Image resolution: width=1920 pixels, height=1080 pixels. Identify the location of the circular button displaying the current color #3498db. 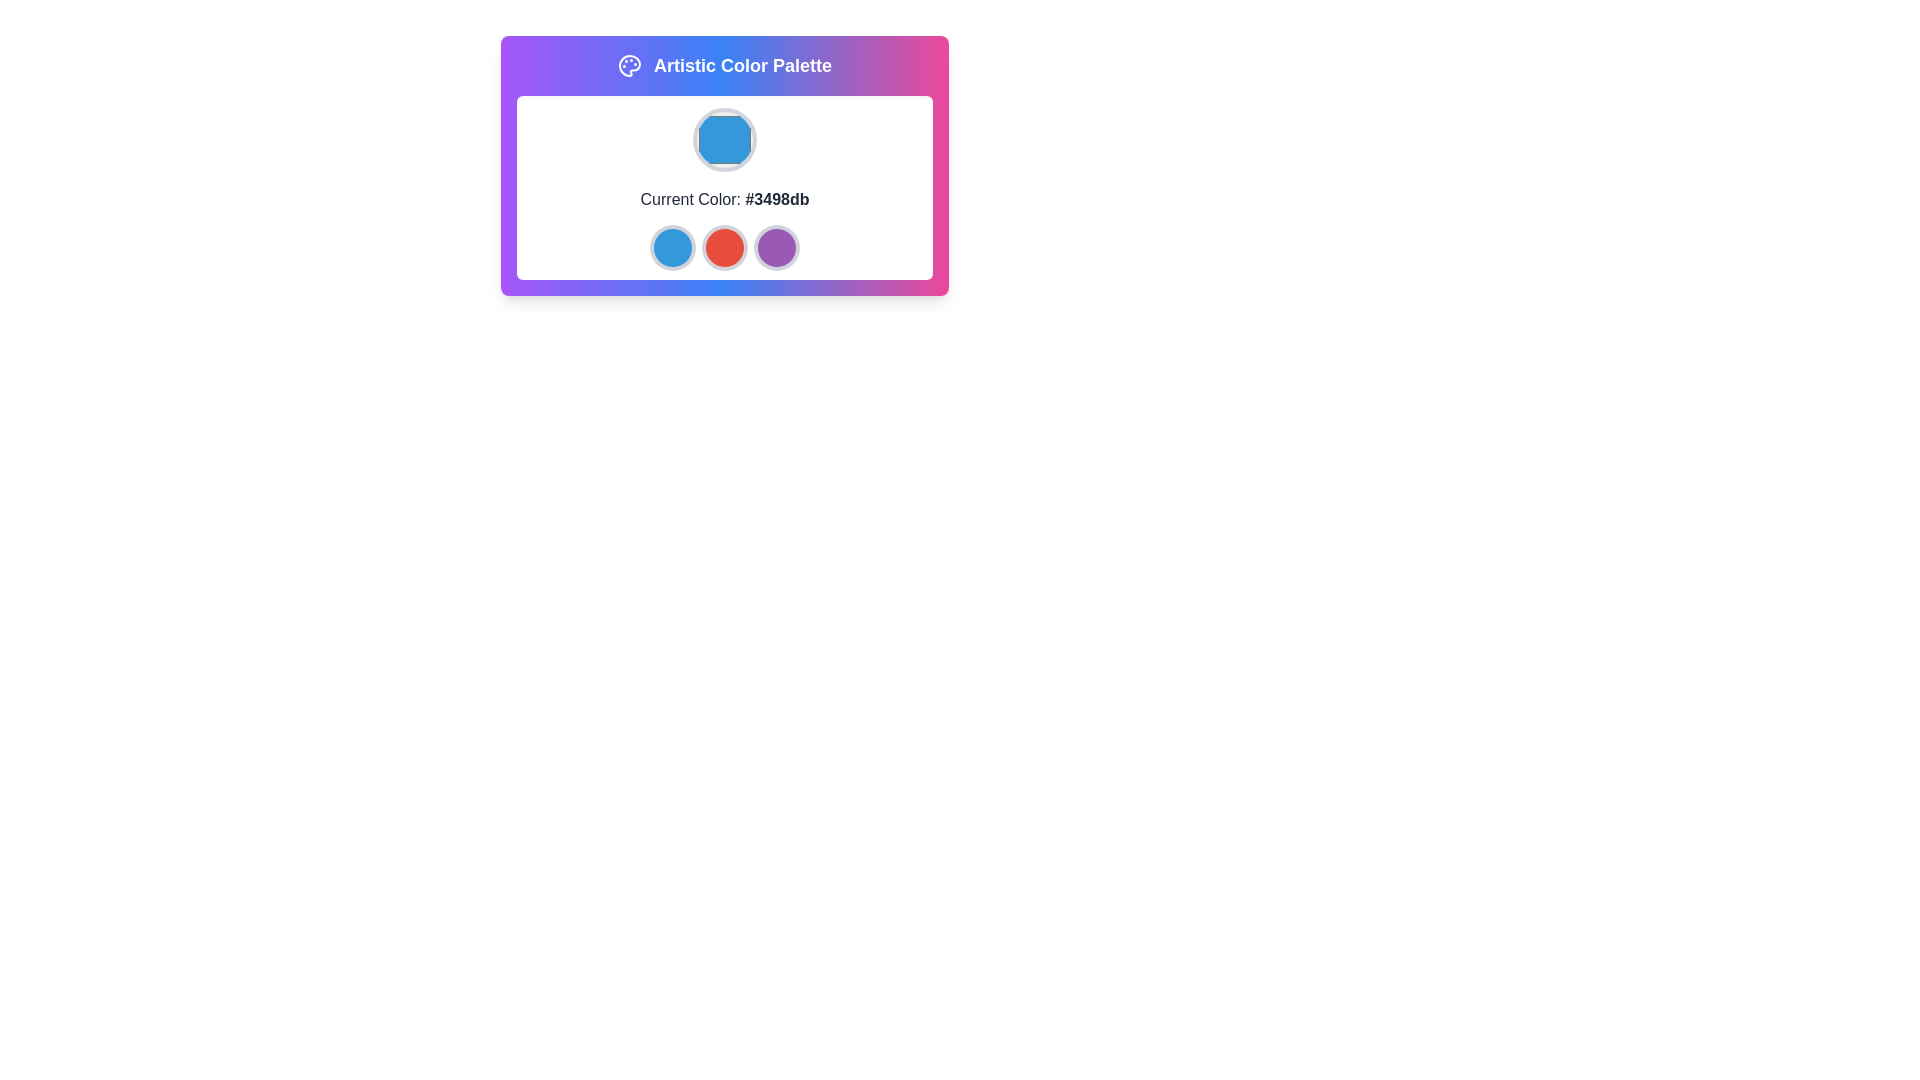
(723, 138).